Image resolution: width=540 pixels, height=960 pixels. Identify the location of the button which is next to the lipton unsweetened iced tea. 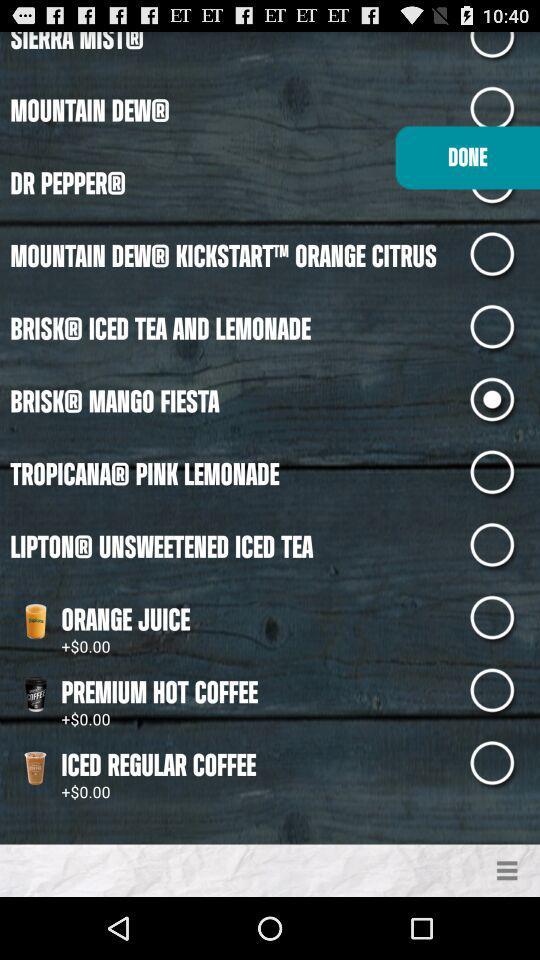
(504, 547).